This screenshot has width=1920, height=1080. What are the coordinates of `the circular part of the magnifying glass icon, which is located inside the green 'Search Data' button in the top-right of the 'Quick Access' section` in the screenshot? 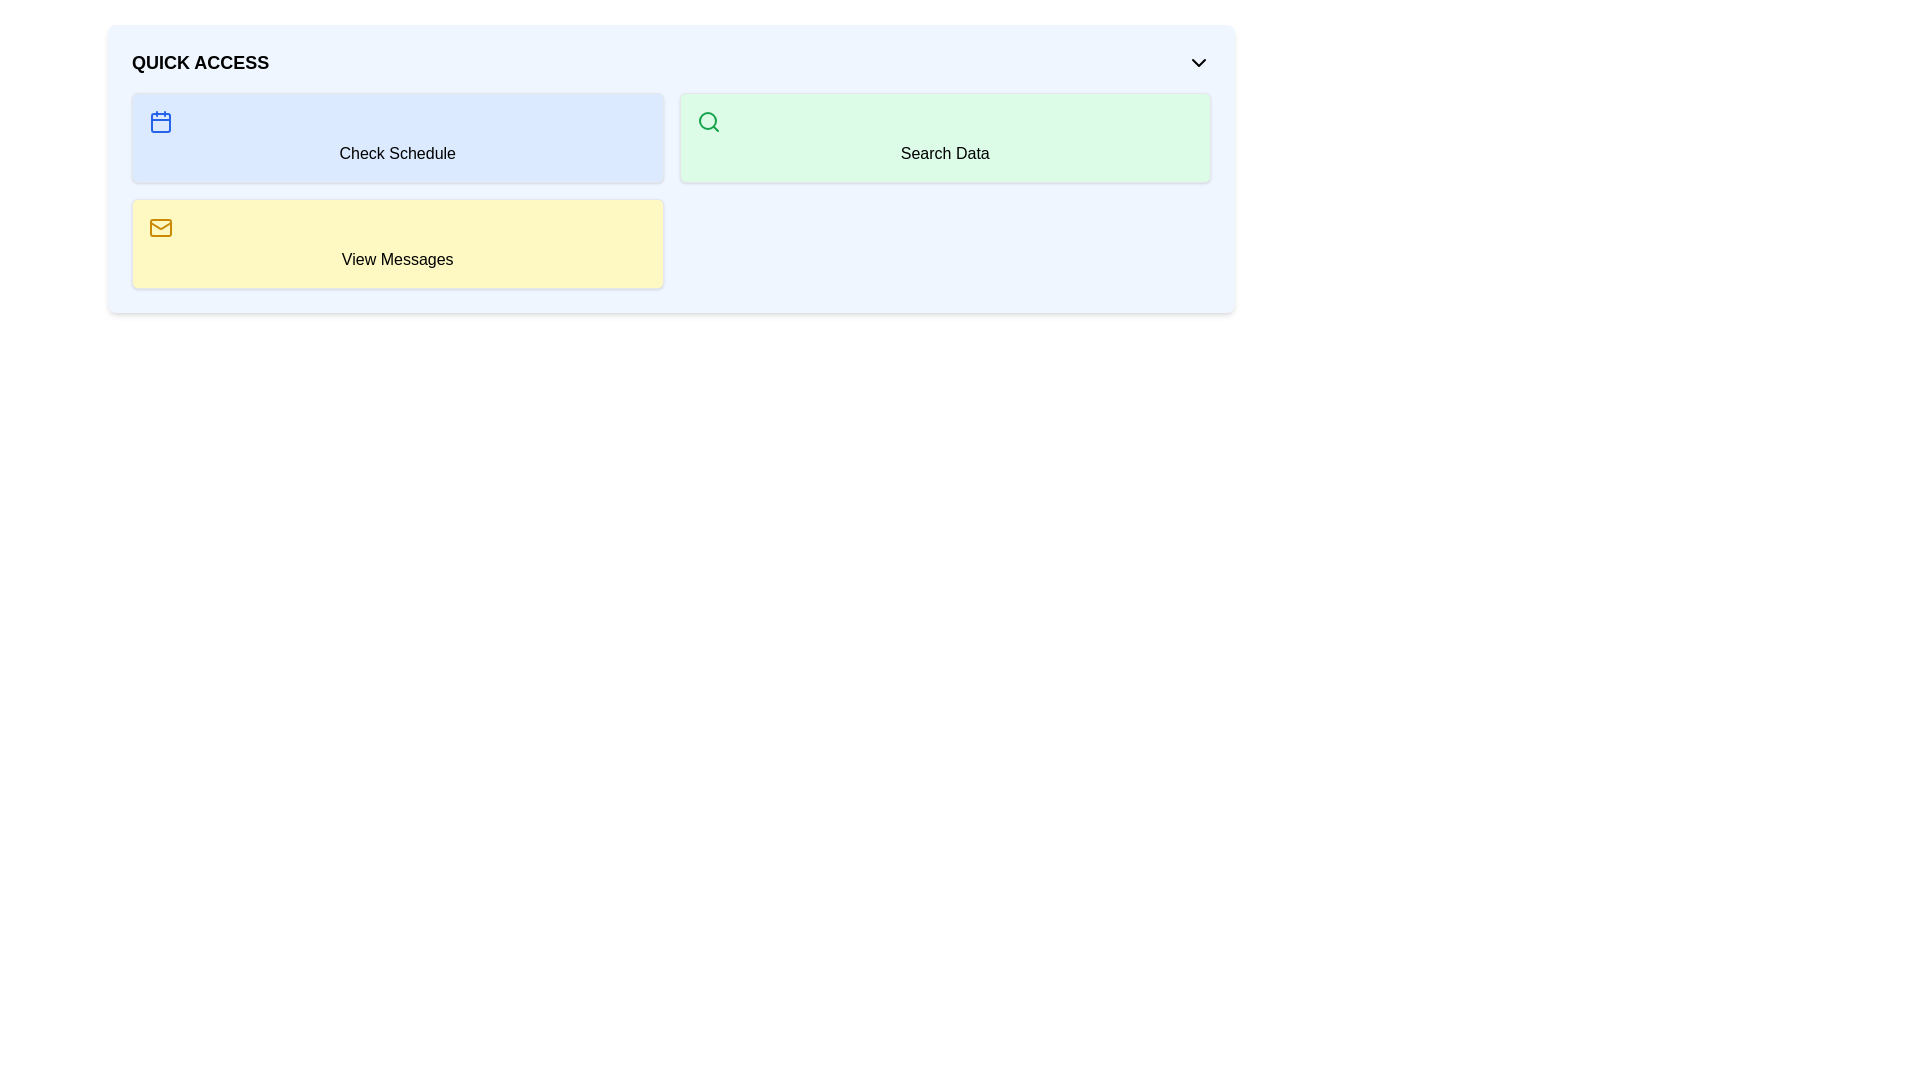 It's located at (707, 120).